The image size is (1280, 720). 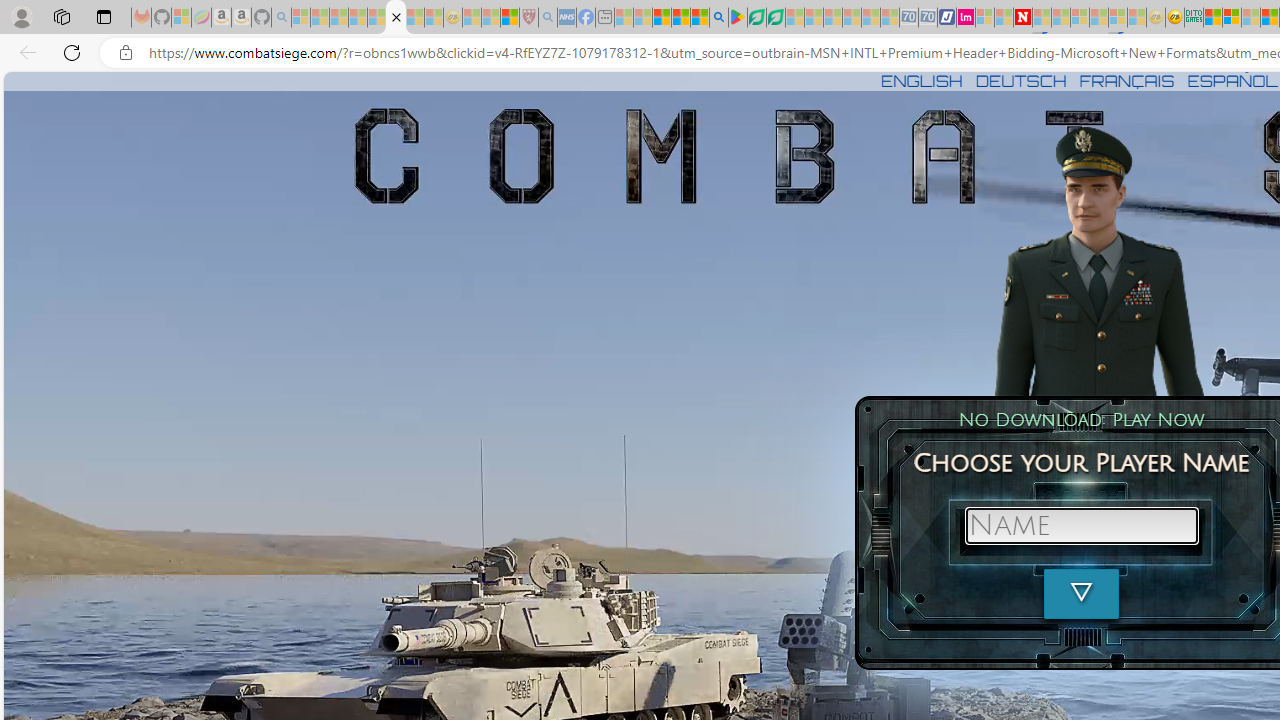 What do you see at coordinates (680, 17) in the screenshot?
I see `'Pets - MSN'` at bounding box center [680, 17].